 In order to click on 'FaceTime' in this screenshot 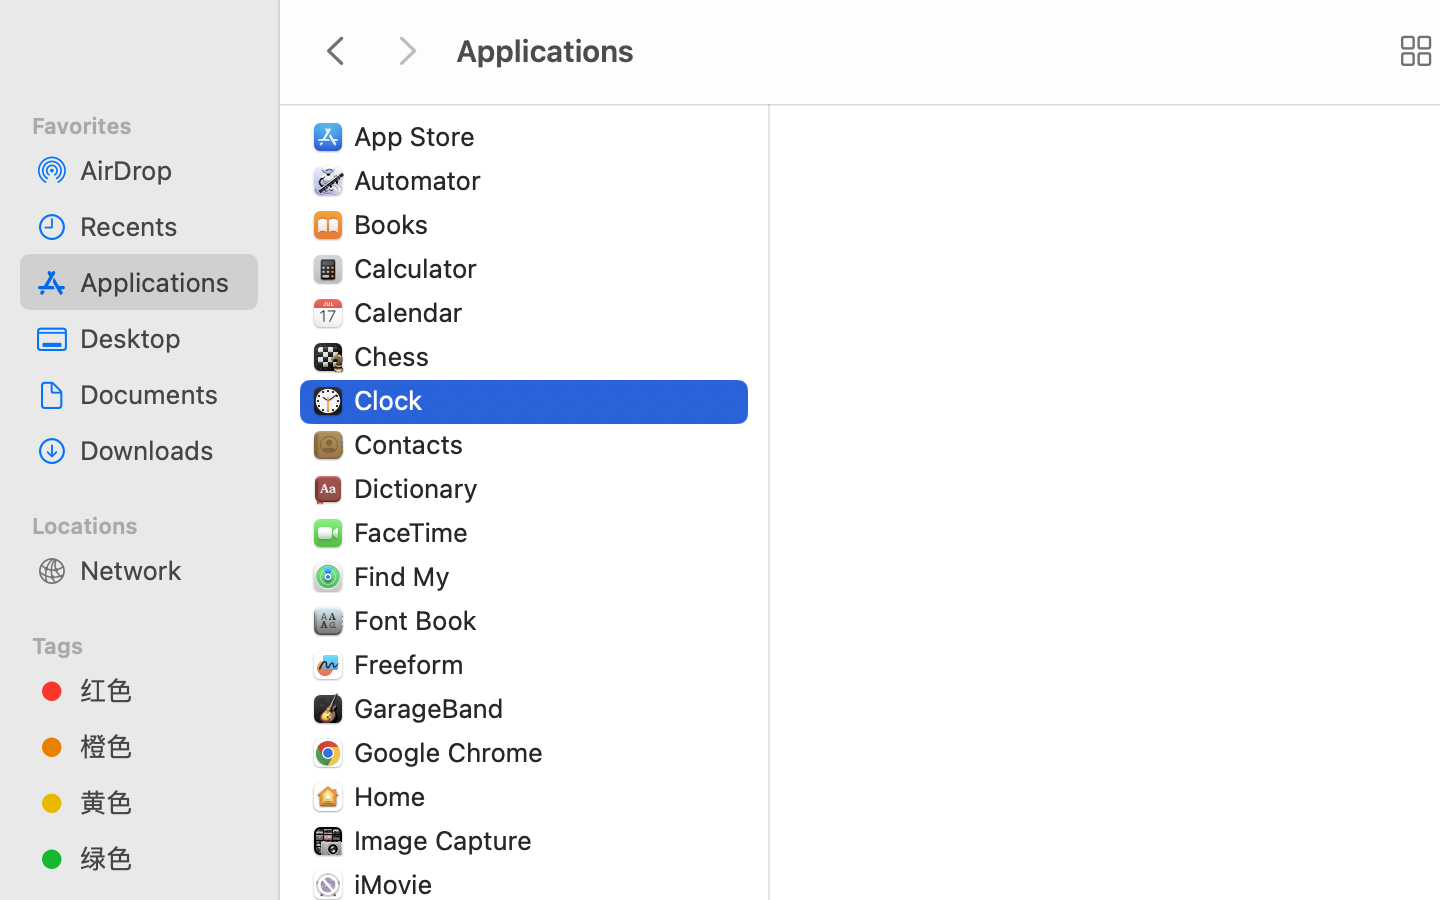, I will do `click(415, 530)`.